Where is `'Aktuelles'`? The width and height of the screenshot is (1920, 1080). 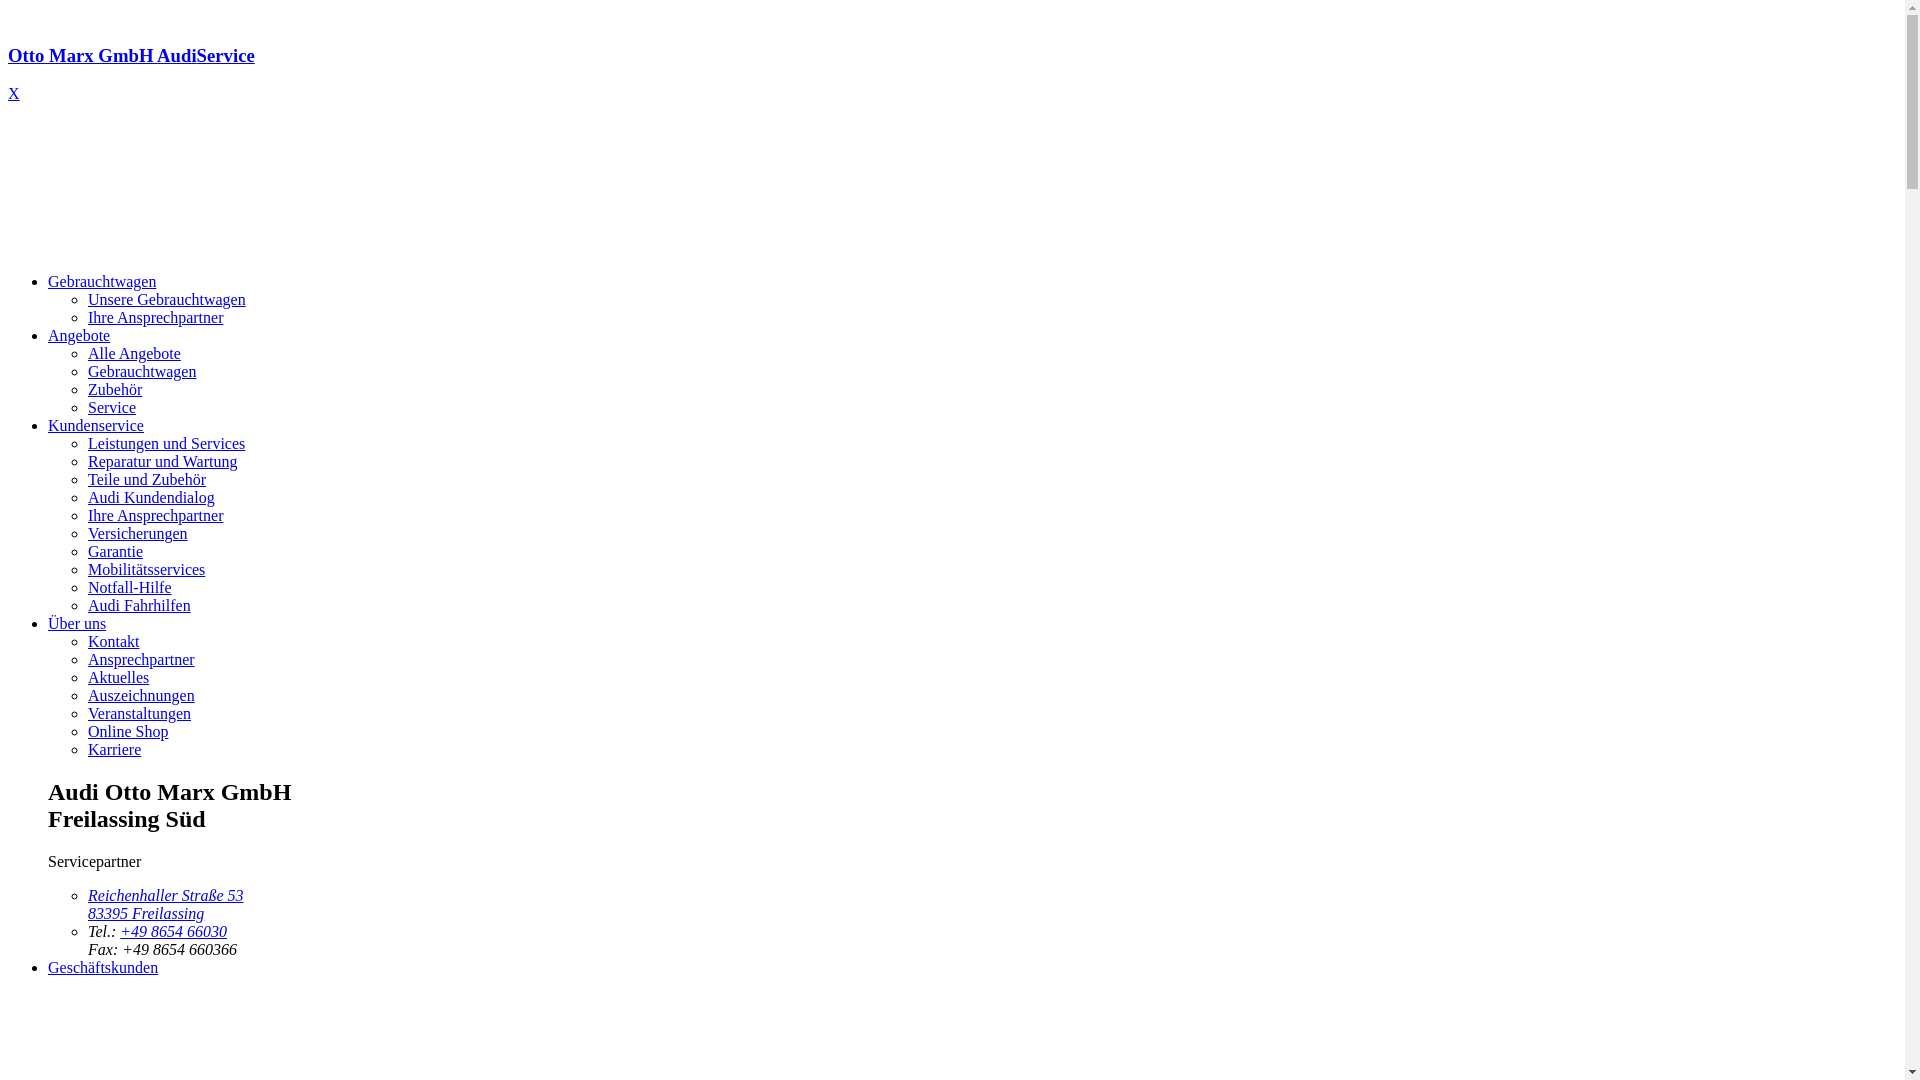
'Aktuelles' is located at coordinates (117, 676).